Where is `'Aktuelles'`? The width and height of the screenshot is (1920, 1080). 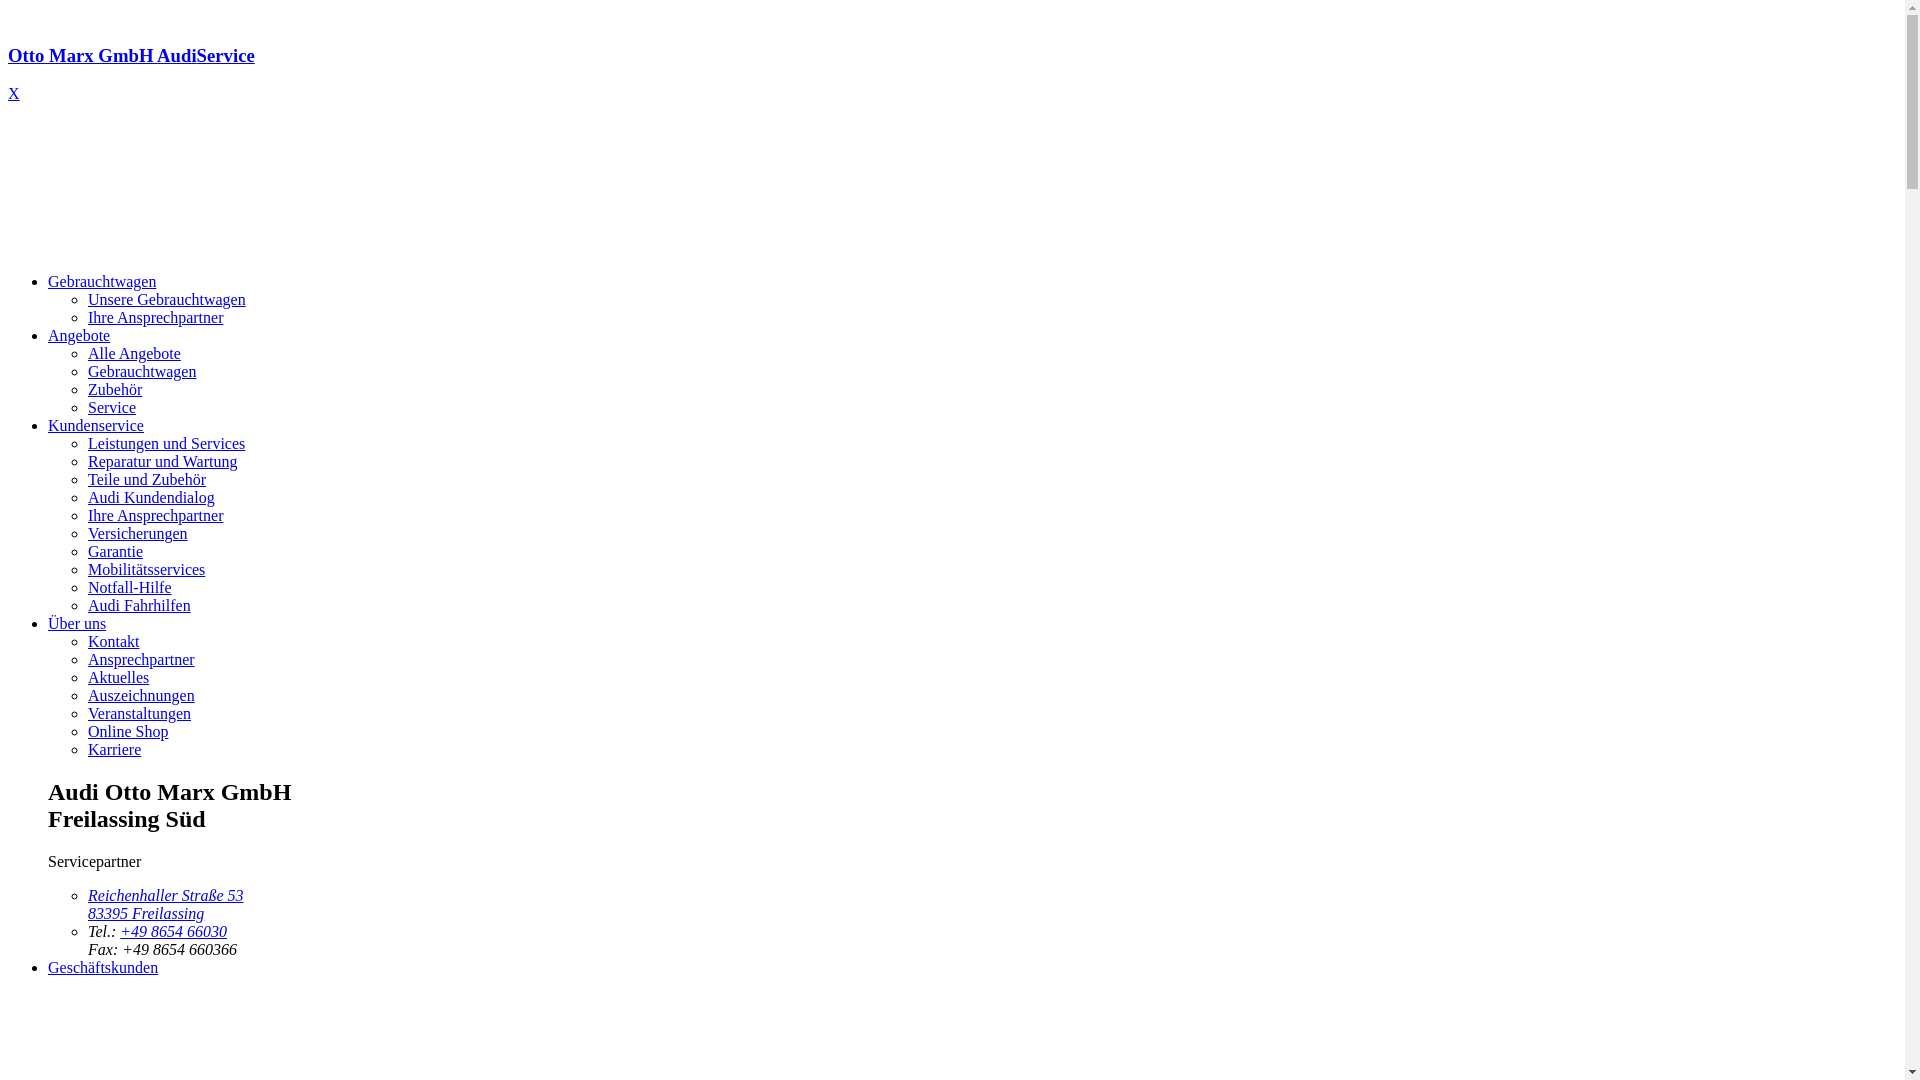
'Aktuelles' is located at coordinates (117, 676).